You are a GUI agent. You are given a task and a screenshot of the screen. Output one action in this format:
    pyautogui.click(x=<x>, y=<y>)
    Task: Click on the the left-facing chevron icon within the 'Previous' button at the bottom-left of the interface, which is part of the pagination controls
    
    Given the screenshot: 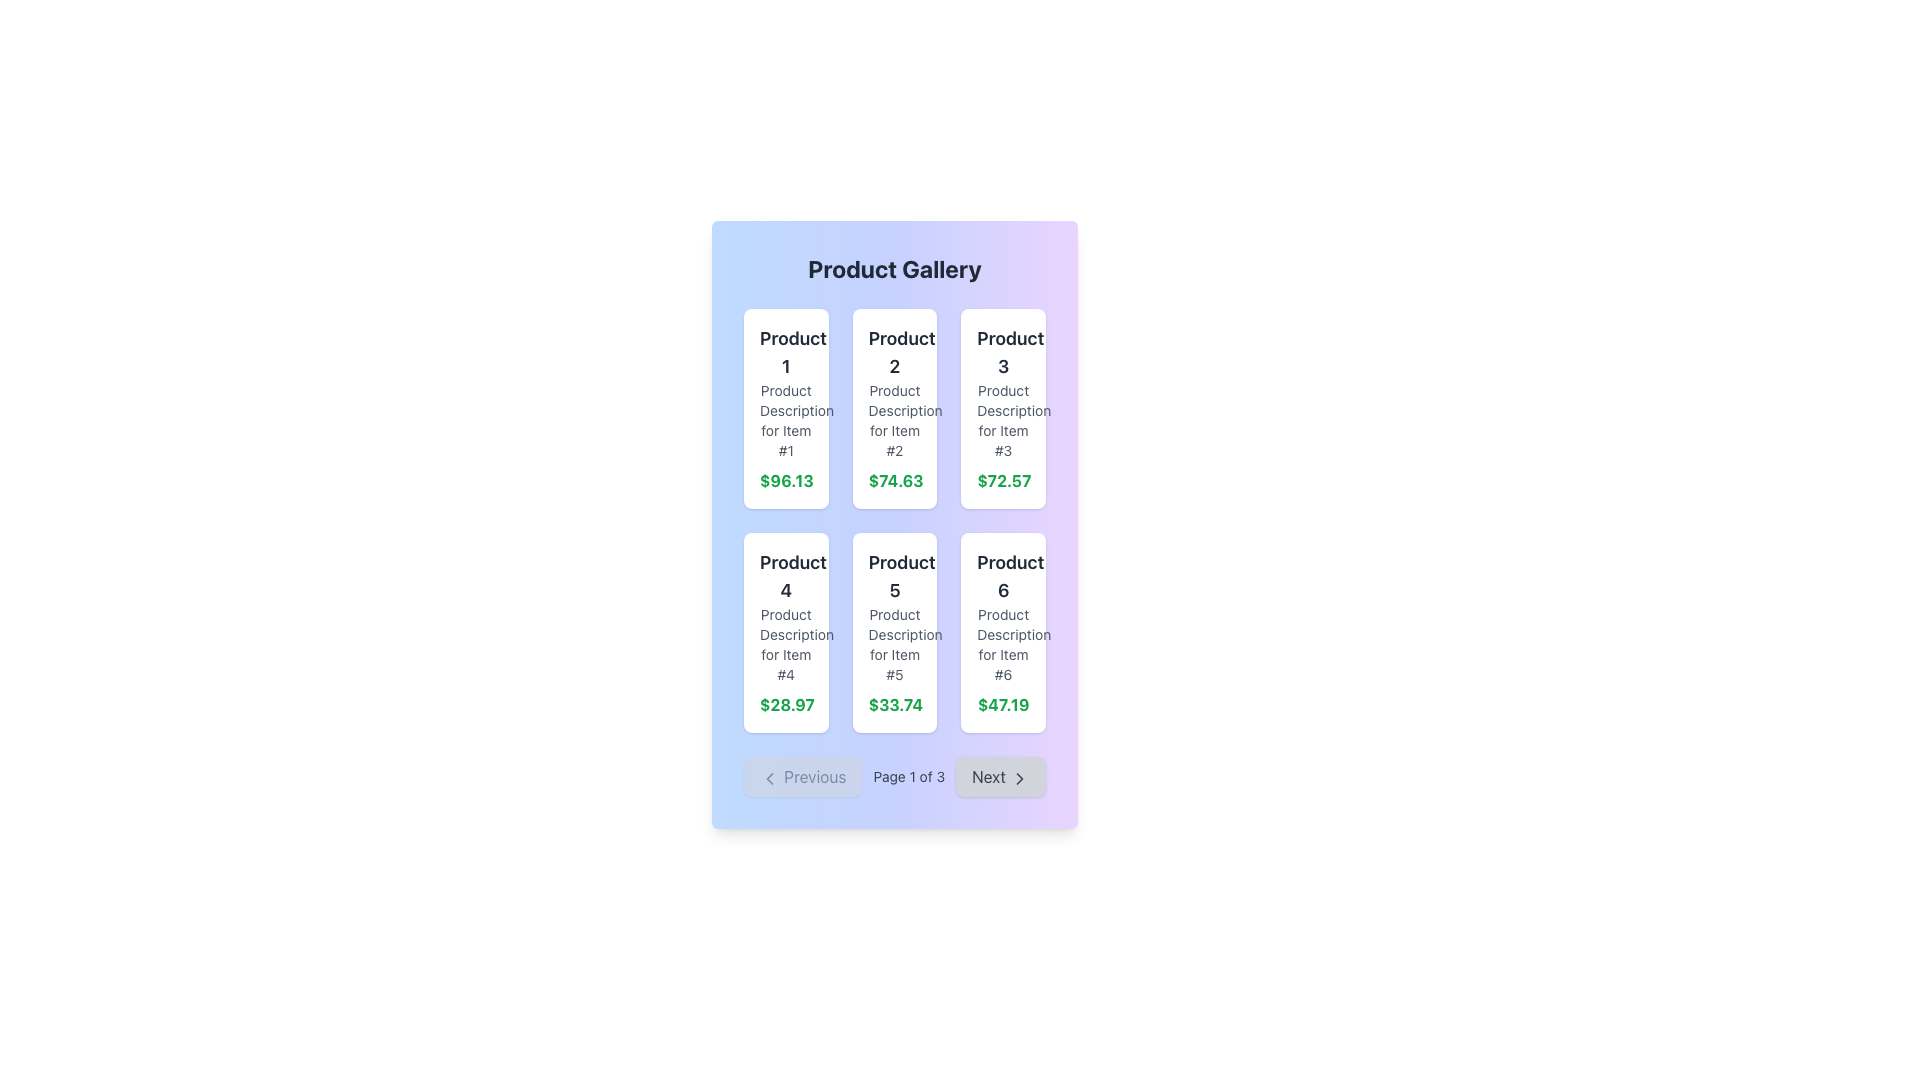 What is the action you would take?
    pyautogui.click(x=768, y=777)
    